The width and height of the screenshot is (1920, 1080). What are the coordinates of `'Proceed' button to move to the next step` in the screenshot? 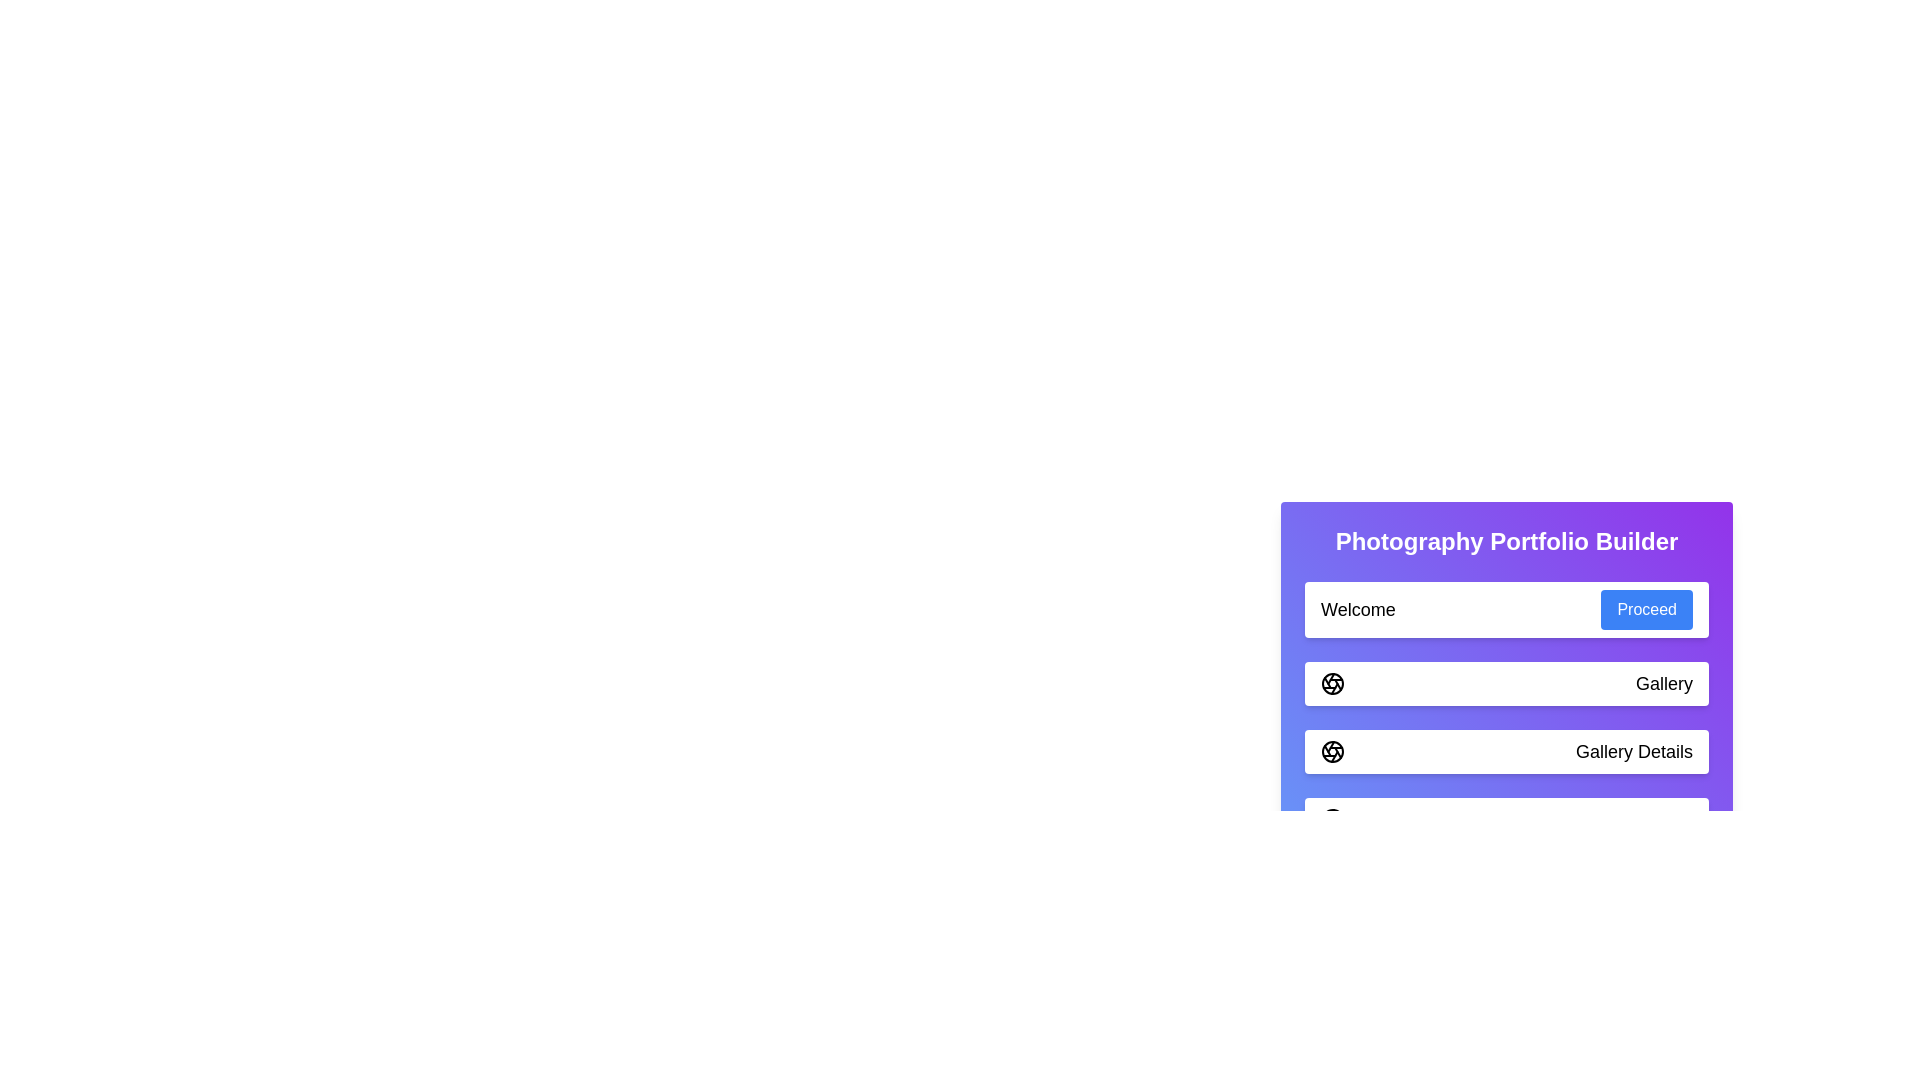 It's located at (1646, 608).